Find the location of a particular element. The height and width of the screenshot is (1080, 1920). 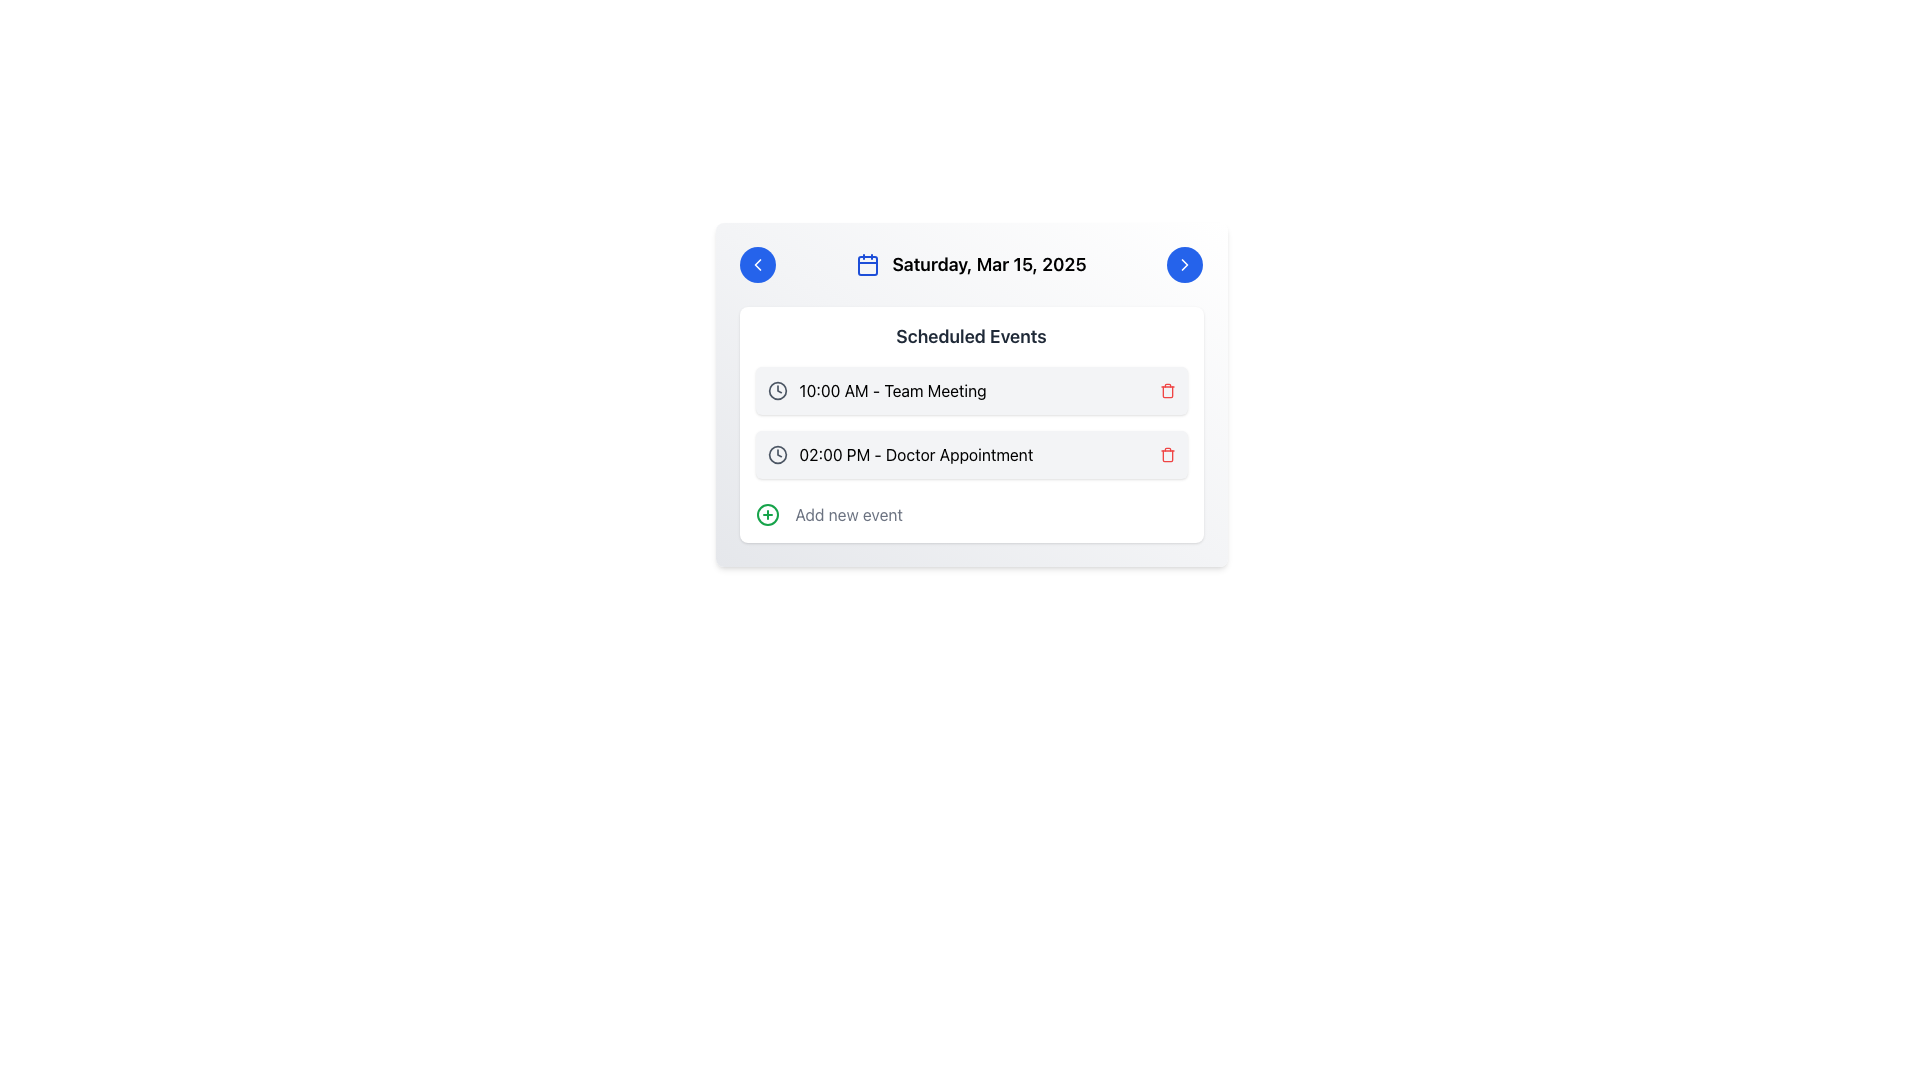

the circular button with a blue background and white right-facing chevron icon located in the top-right corner of the card displaying the date 'Saturday, Mar 15, 2025' is located at coordinates (1185, 264).